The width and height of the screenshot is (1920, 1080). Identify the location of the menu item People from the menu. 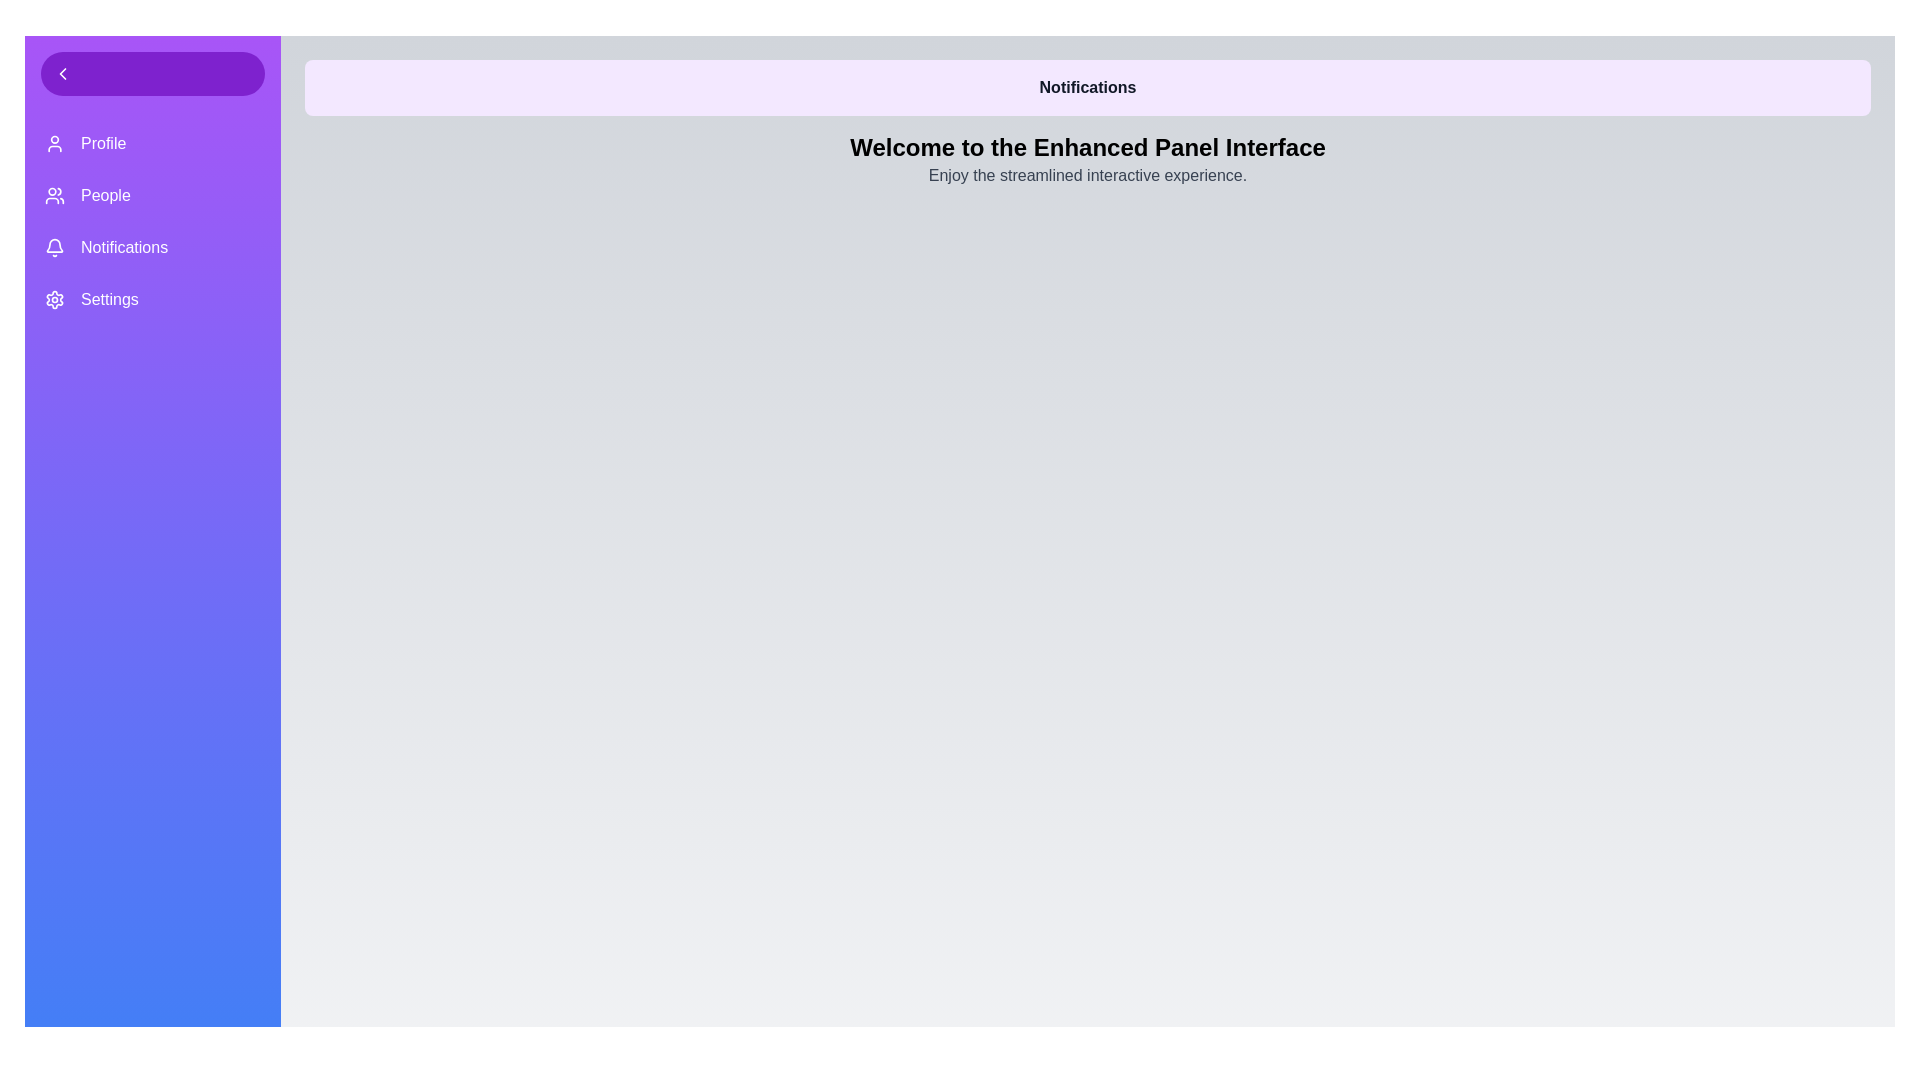
(152, 196).